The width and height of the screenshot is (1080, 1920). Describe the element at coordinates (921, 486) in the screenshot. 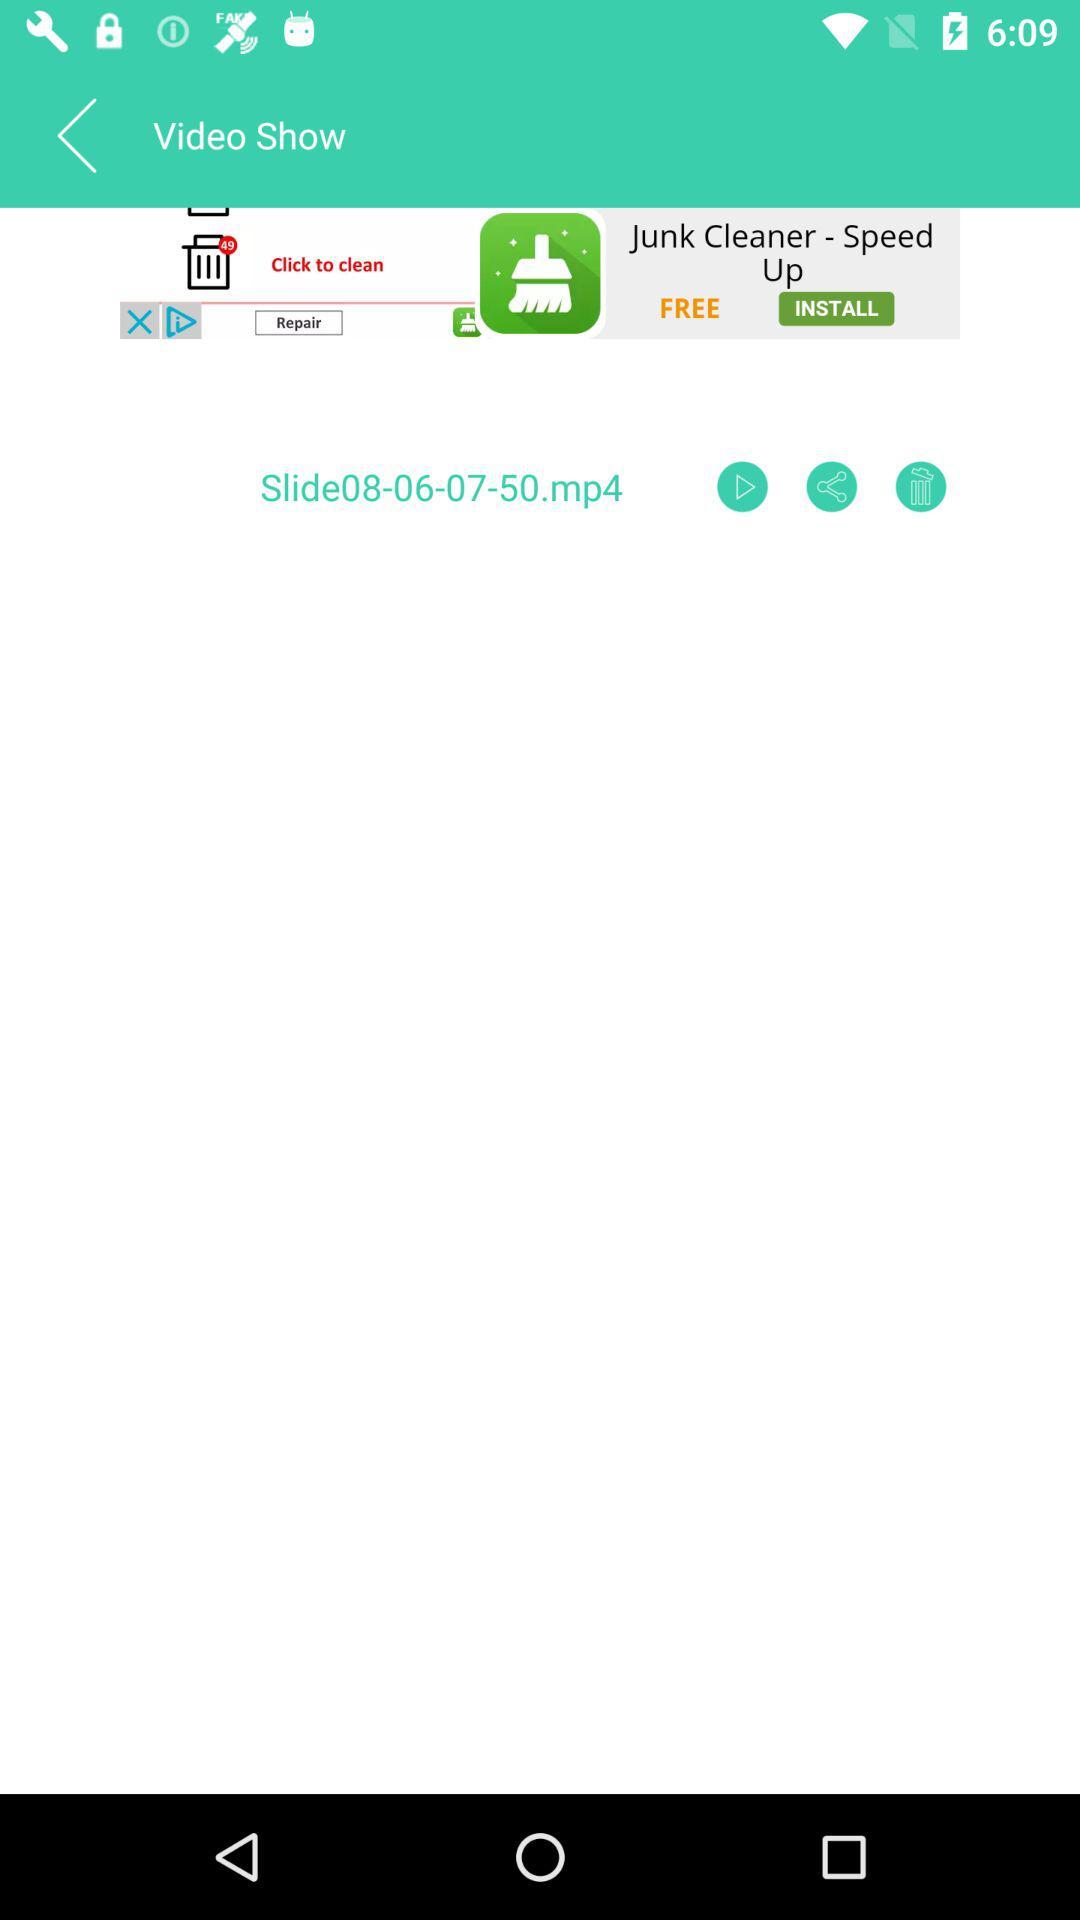

I see `delete` at that location.